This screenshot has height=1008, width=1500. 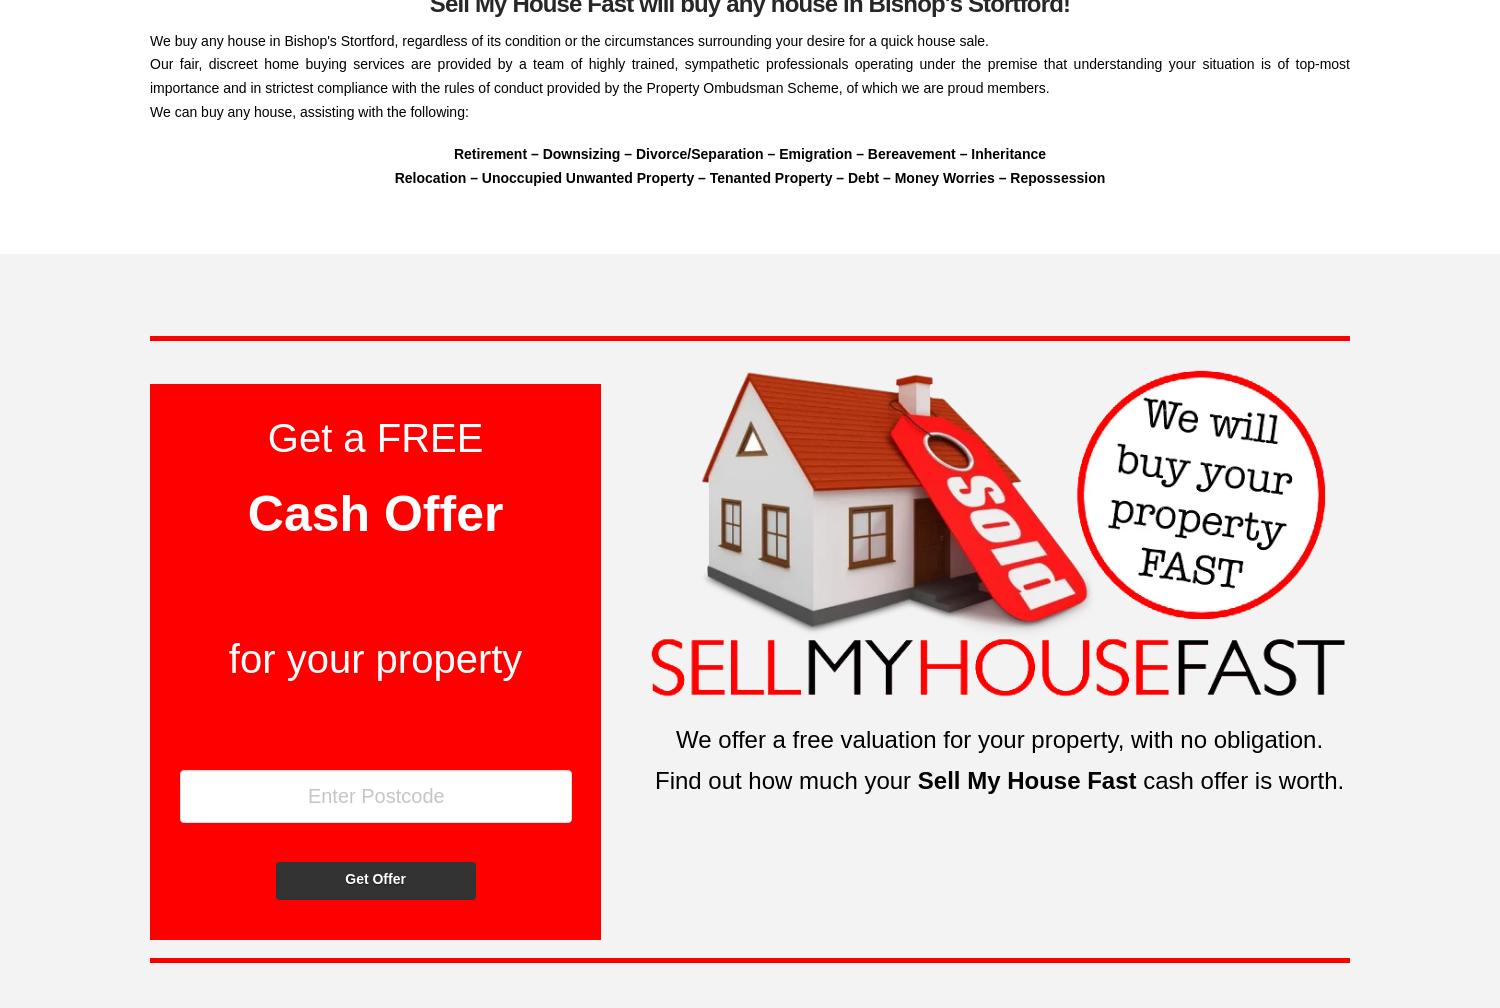 I want to click on 'Find out how much your', so click(x=785, y=780).